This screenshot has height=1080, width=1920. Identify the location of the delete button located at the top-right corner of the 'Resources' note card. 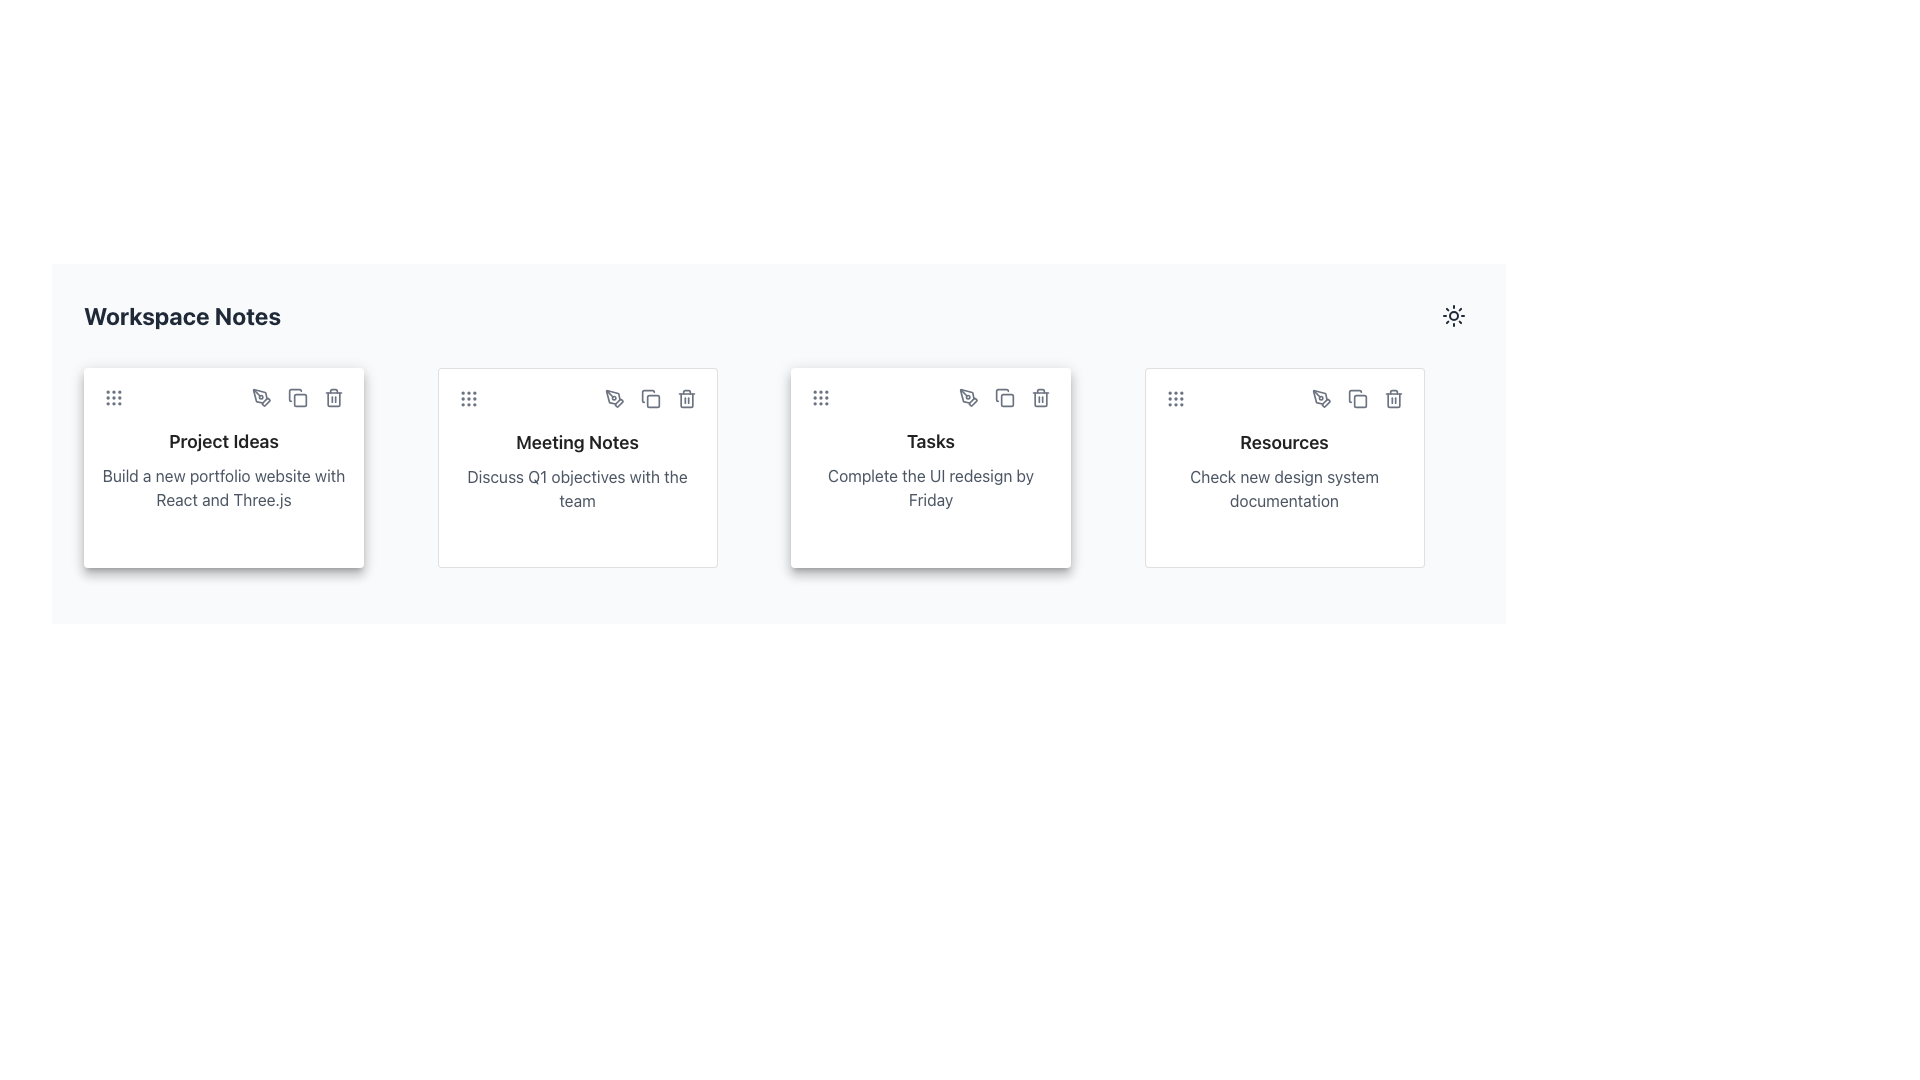
(1392, 398).